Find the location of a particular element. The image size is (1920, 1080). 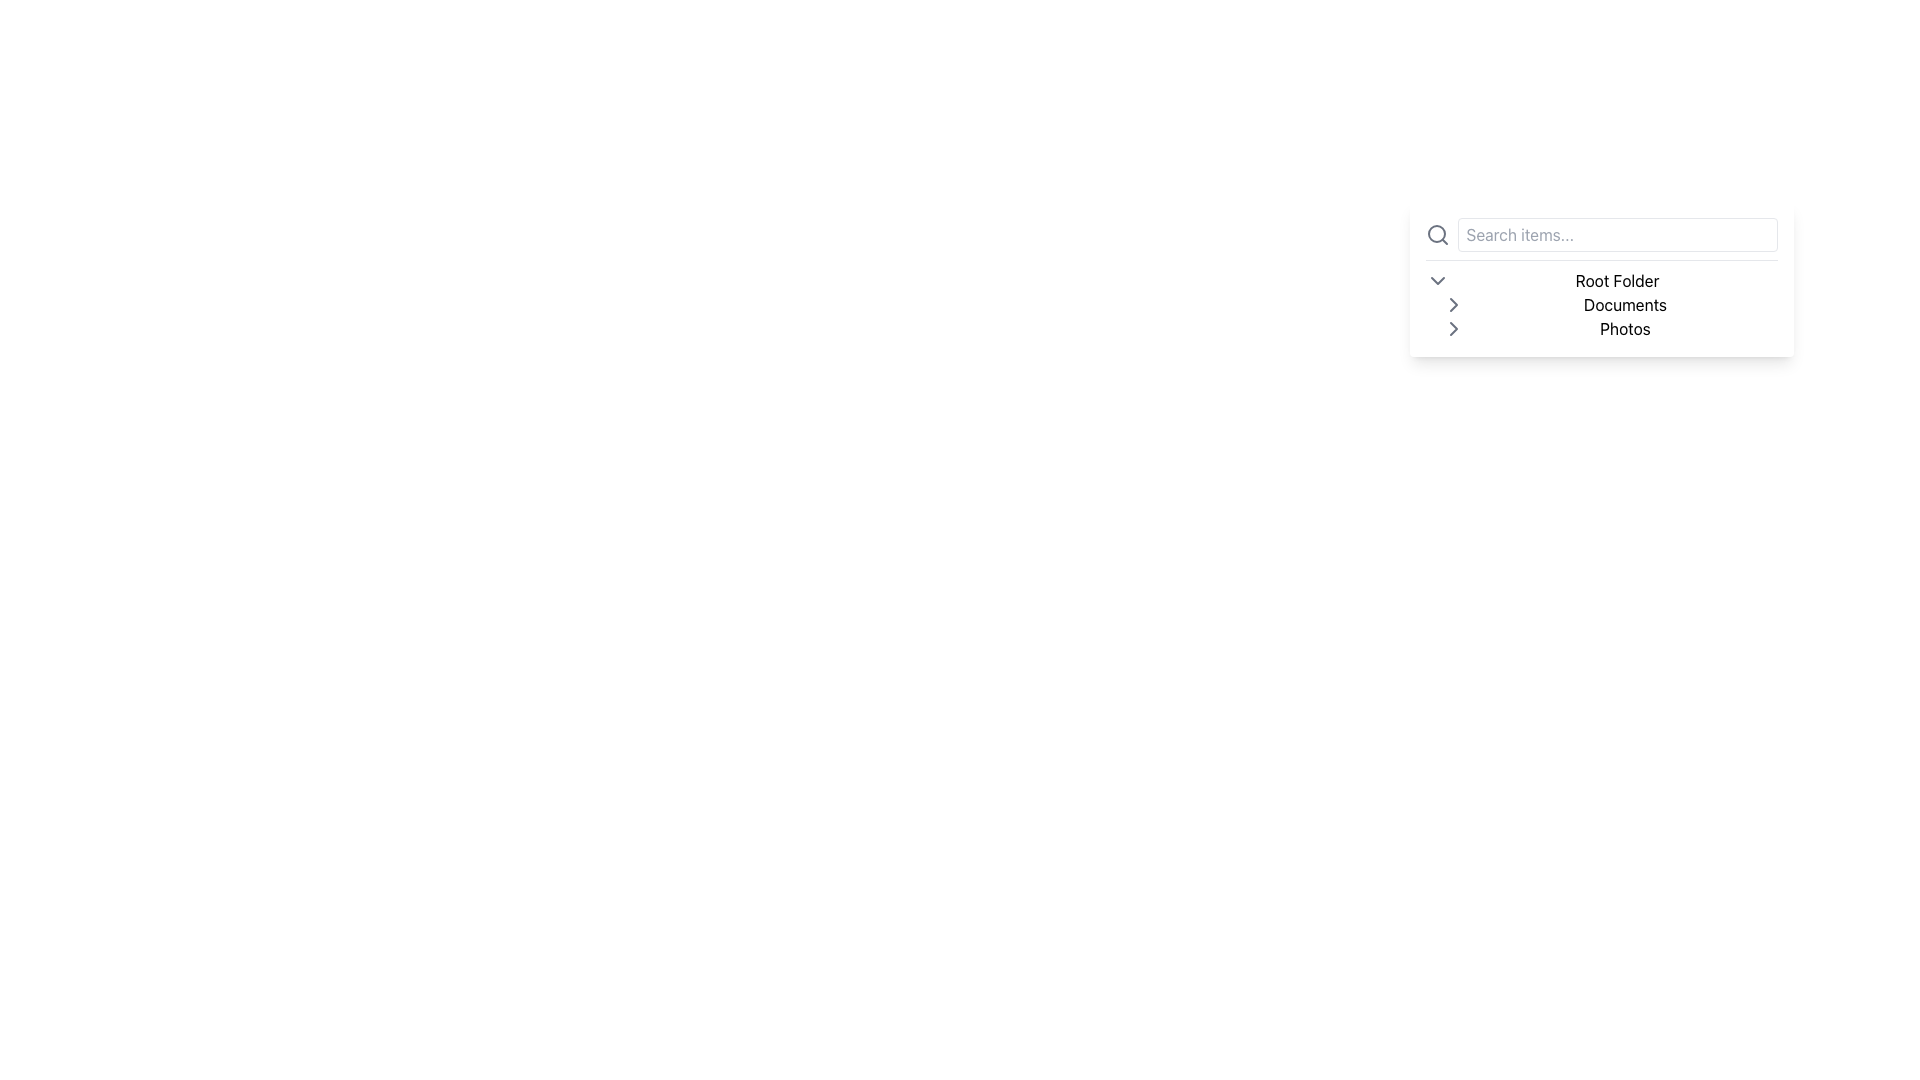

the 'Documents' label in the hierarchical list is located at coordinates (1601, 304).